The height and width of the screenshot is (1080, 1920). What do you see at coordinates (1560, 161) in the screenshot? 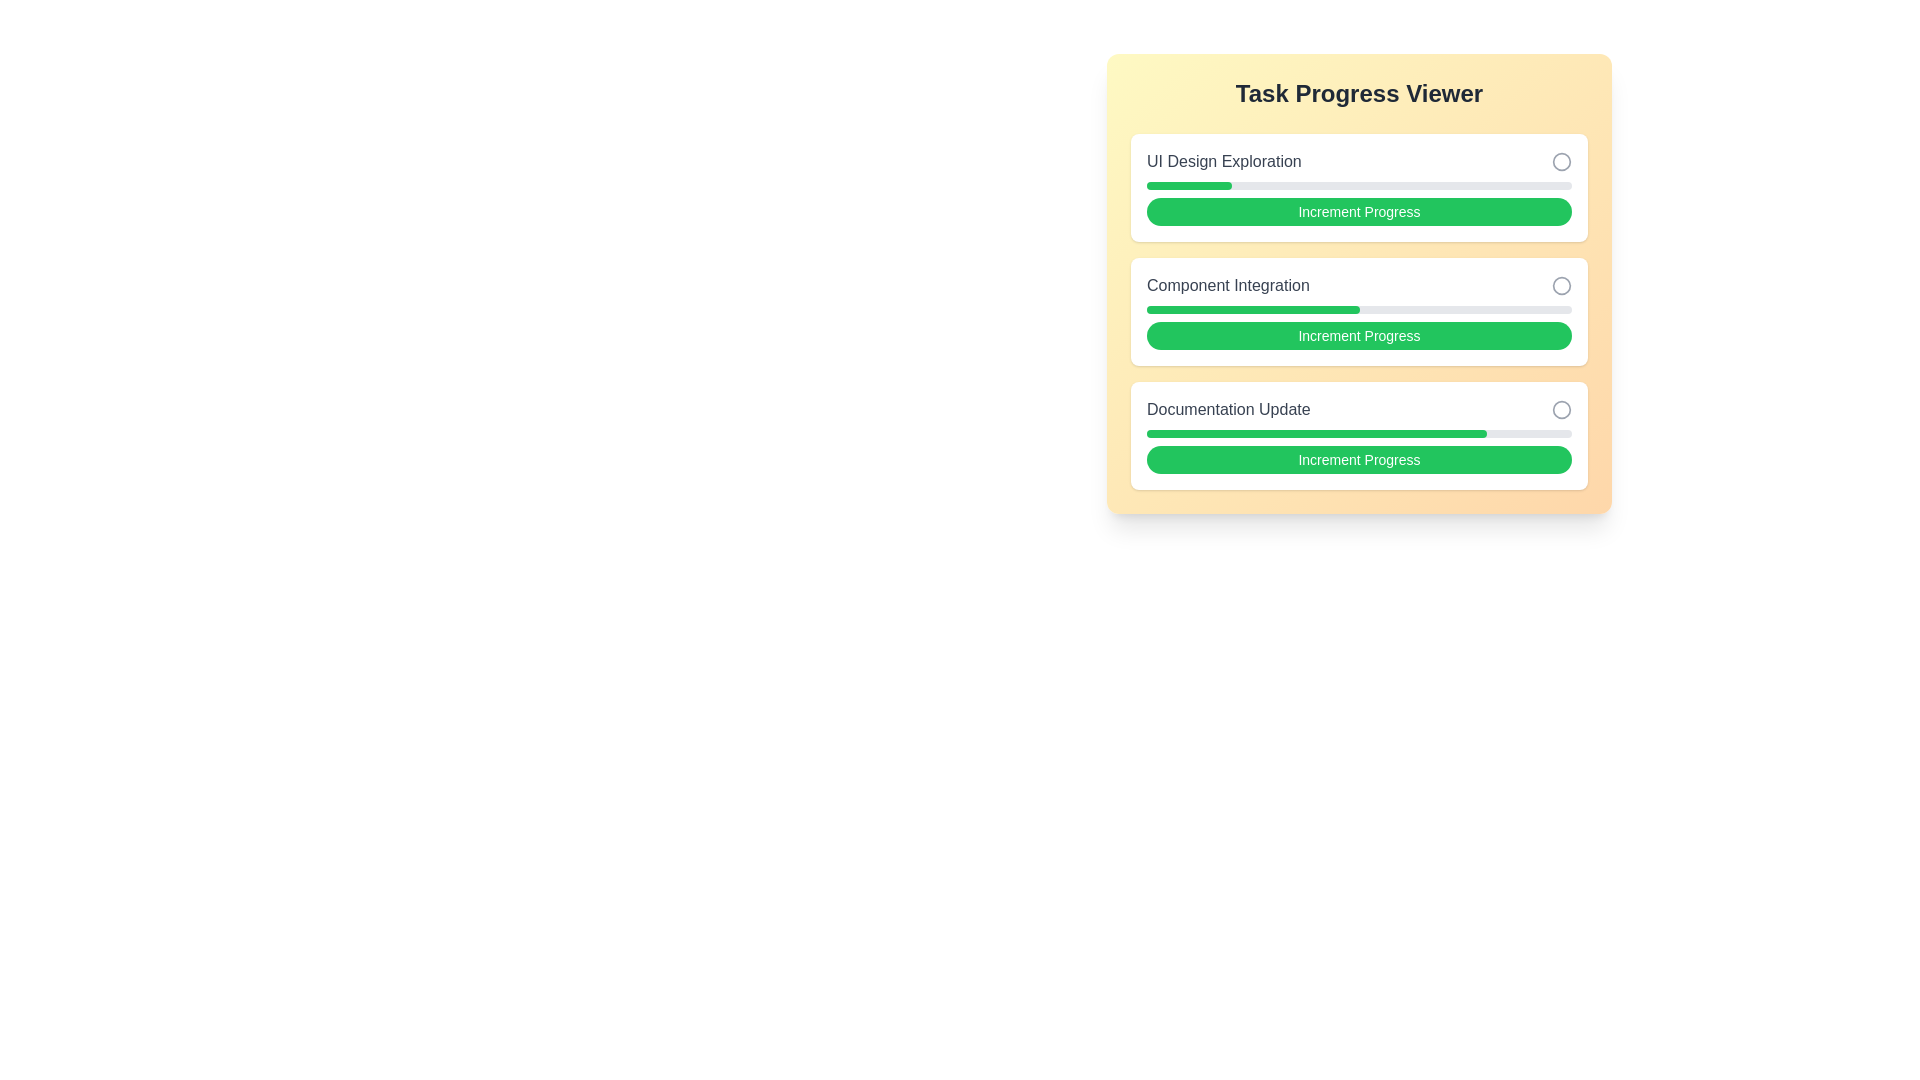
I see `the Circular status indicator located at the rightmost position in the 'UI Design Exploration' section, which serves as a status marker for task completion` at bounding box center [1560, 161].